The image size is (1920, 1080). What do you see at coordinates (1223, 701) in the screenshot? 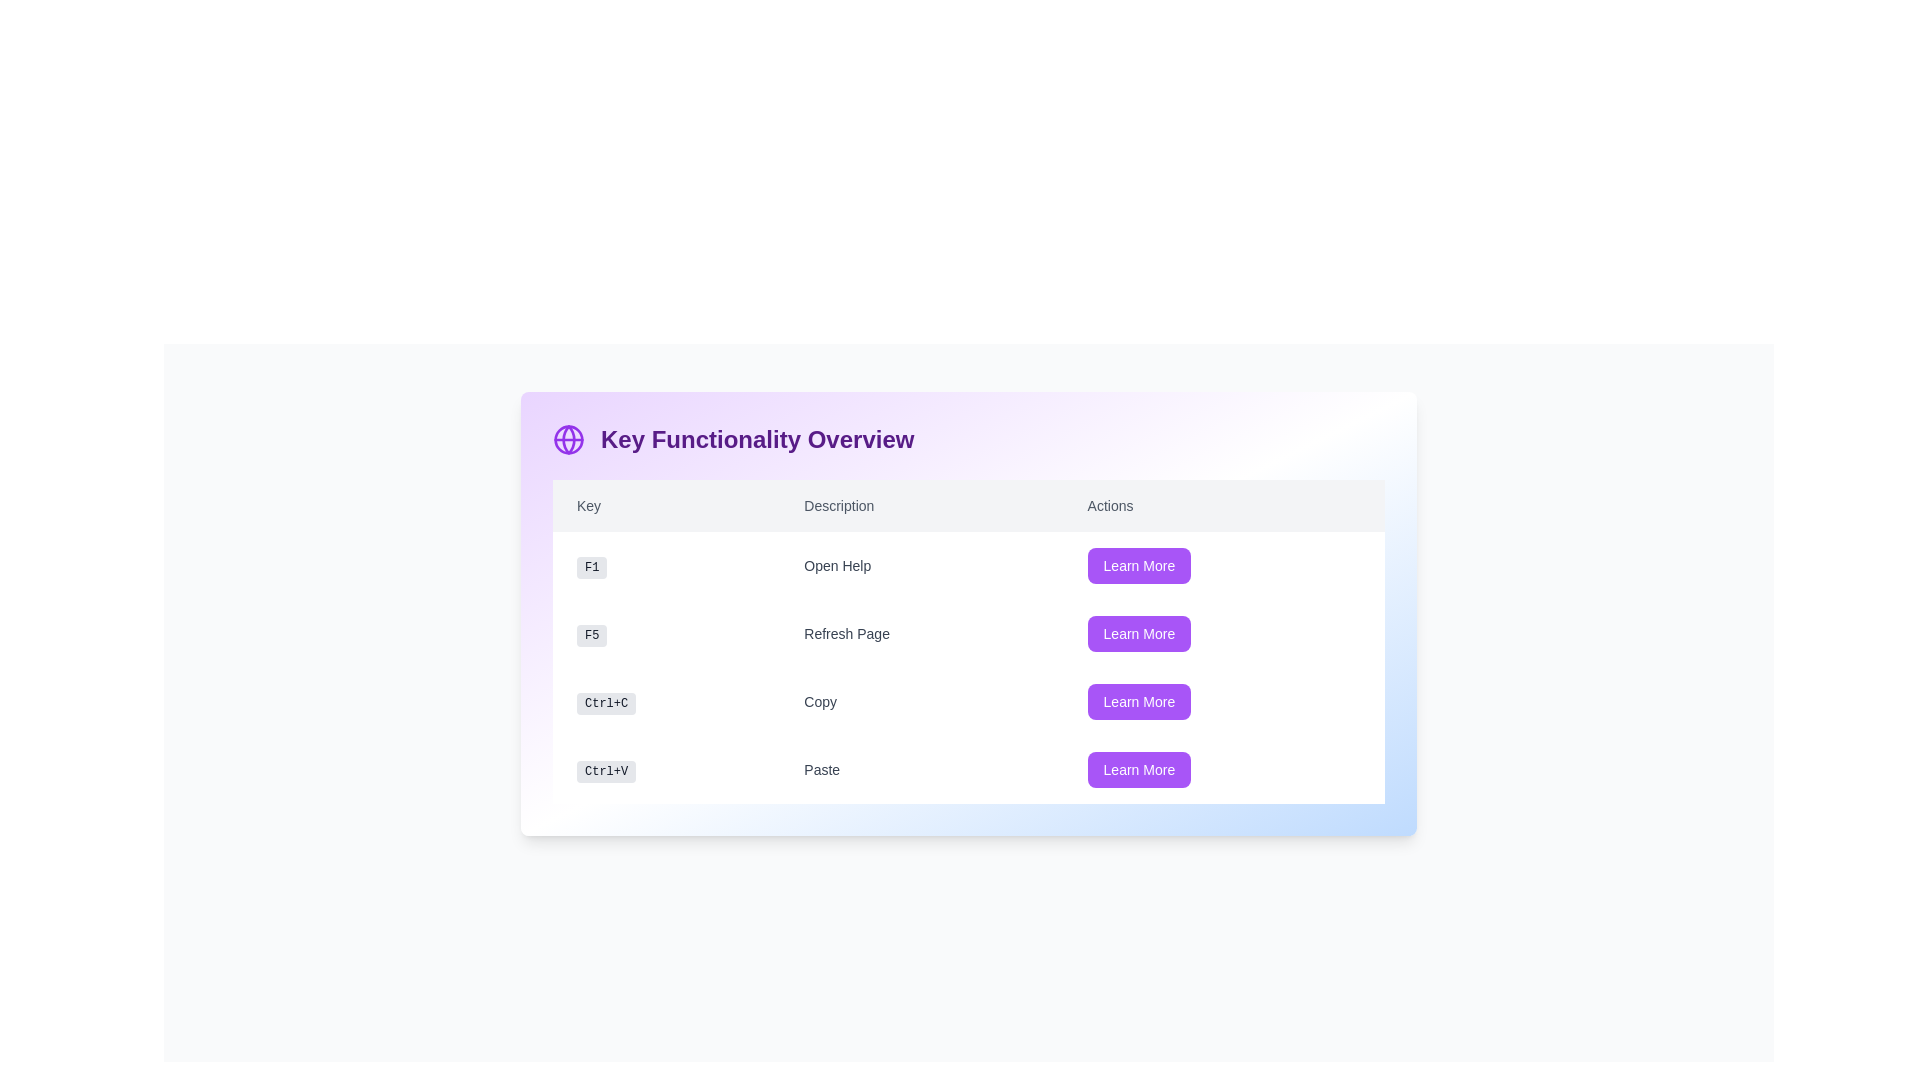
I see `the purple 'Learn More' button with rounded corners, the third button from the top in the 'Actions' column of the table` at bounding box center [1223, 701].